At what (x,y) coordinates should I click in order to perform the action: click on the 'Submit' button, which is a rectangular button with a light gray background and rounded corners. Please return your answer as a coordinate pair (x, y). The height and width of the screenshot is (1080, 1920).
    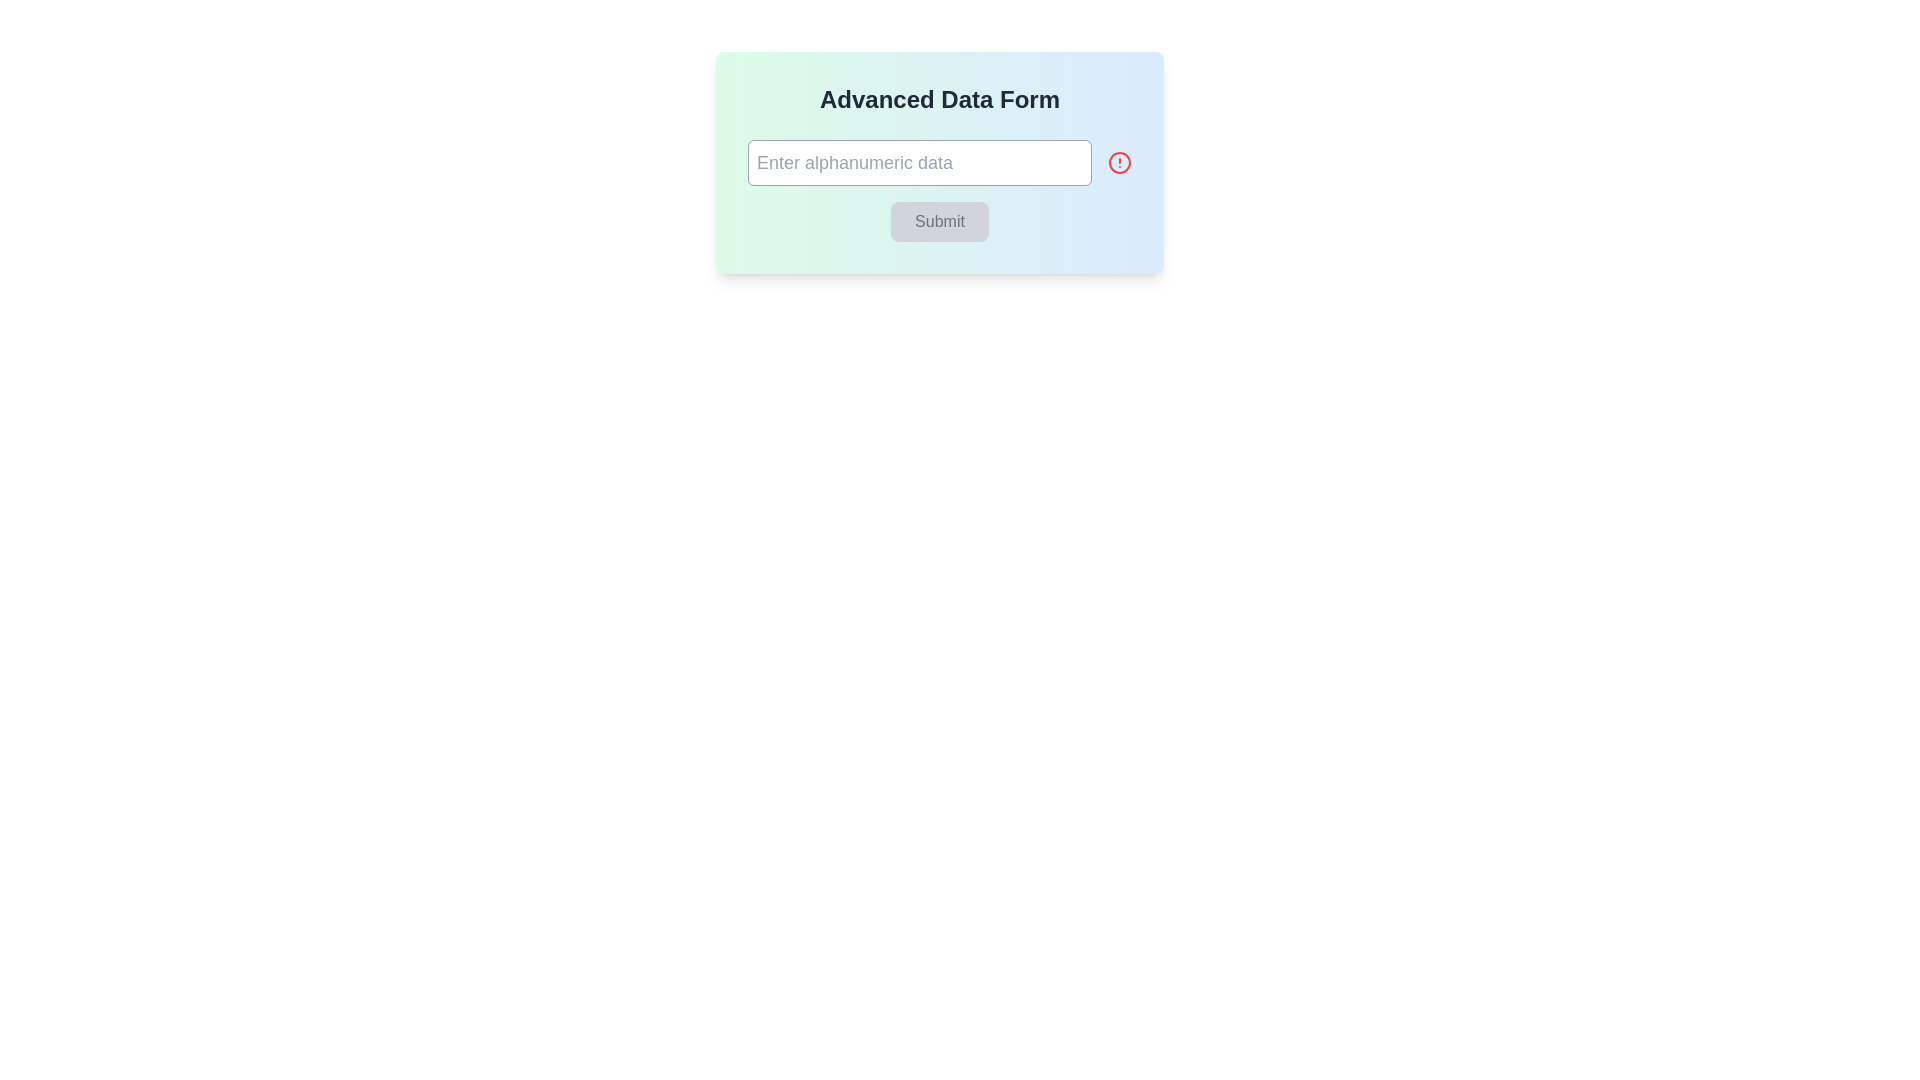
    Looking at the image, I should click on (939, 222).